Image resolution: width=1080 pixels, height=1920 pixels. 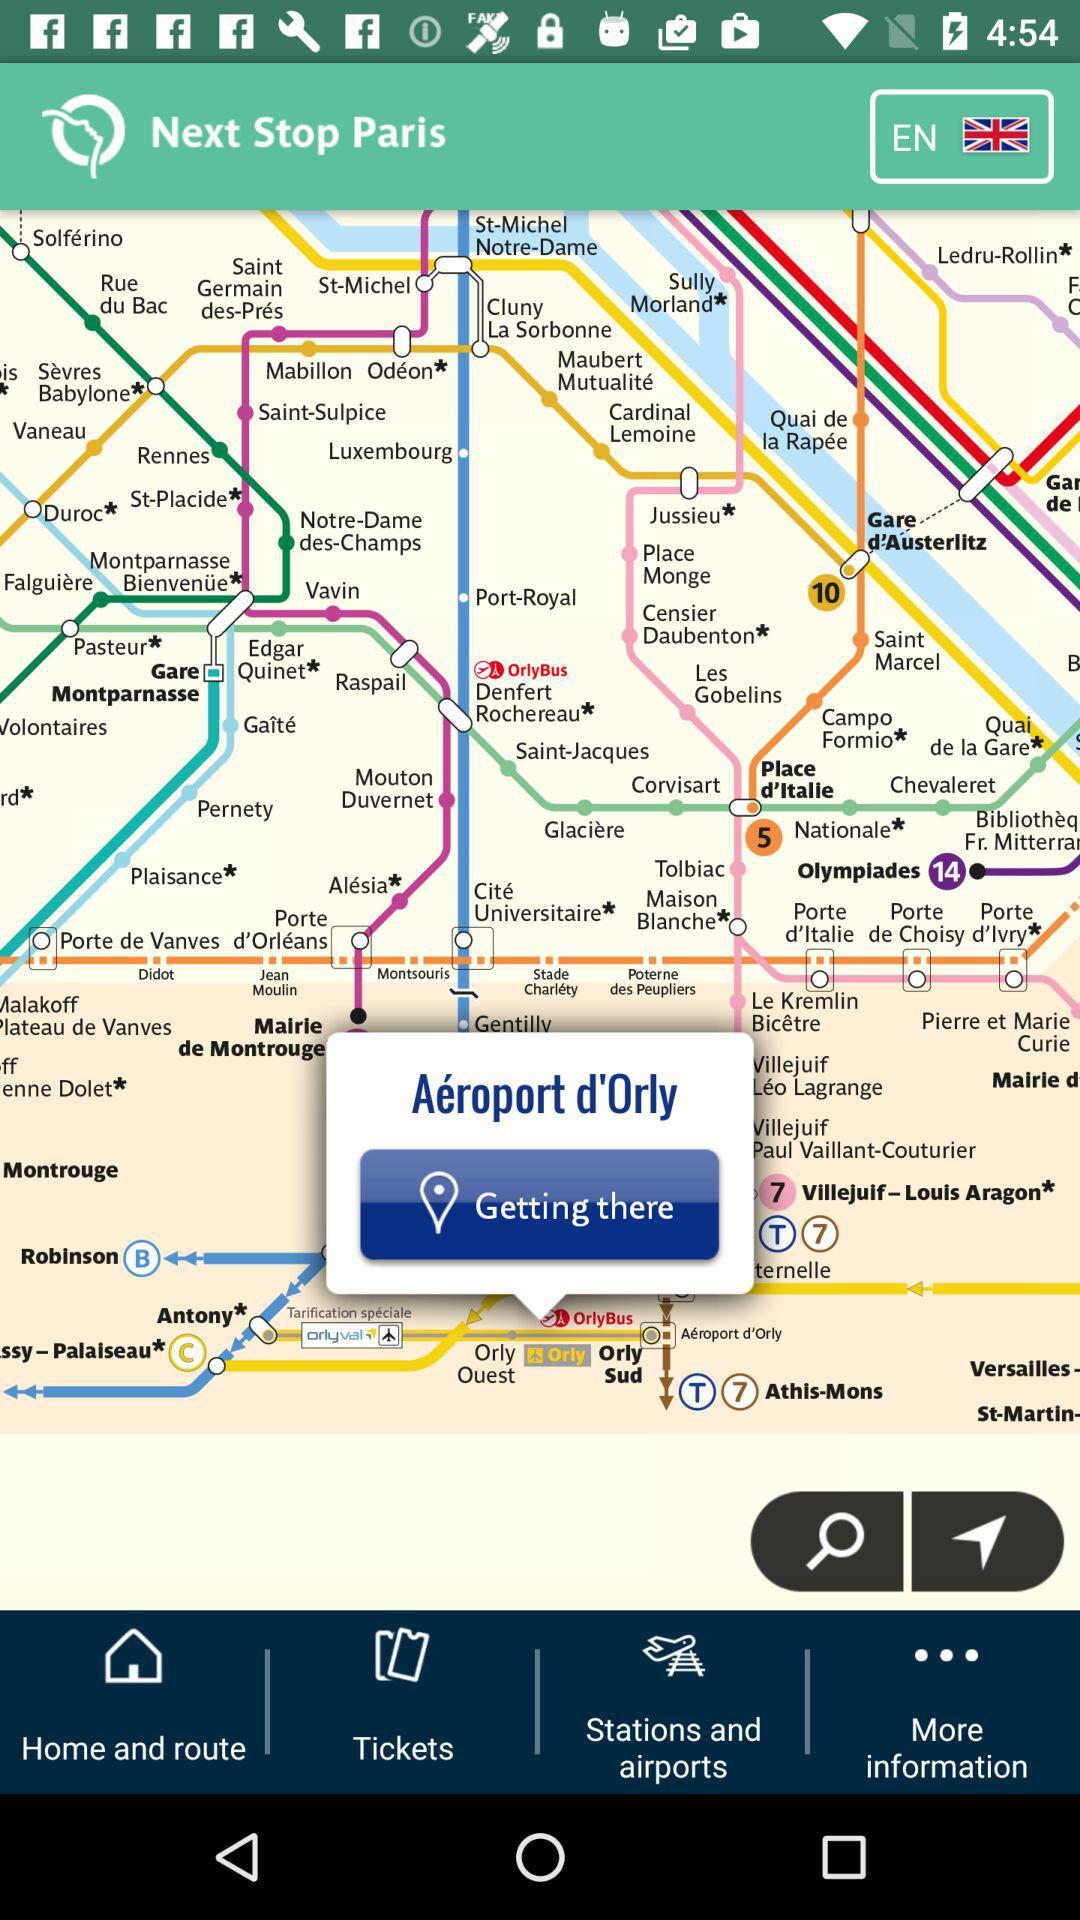 What do you see at coordinates (825, 1541) in the screenshot?
I see `the search icon` at bounding box center [825, 1541].